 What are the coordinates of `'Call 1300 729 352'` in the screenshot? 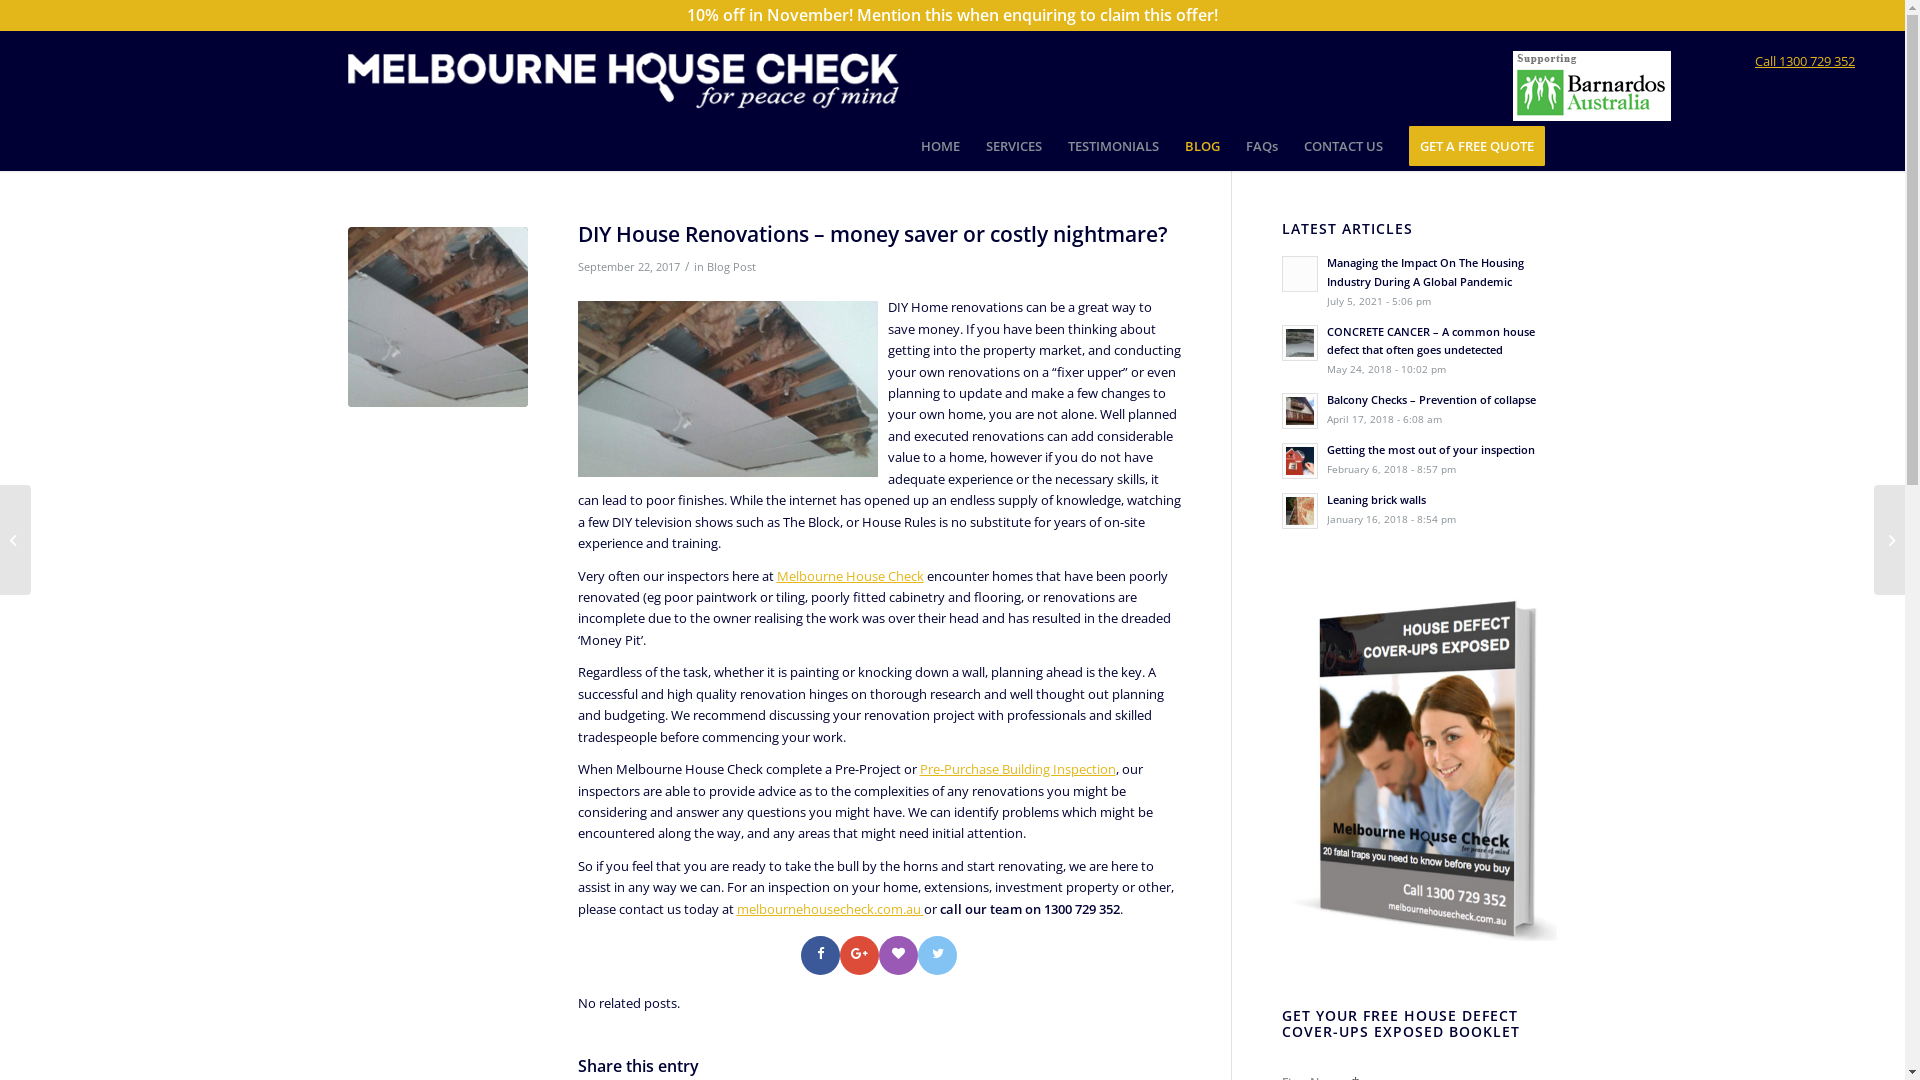 It's located at (1804, 60).